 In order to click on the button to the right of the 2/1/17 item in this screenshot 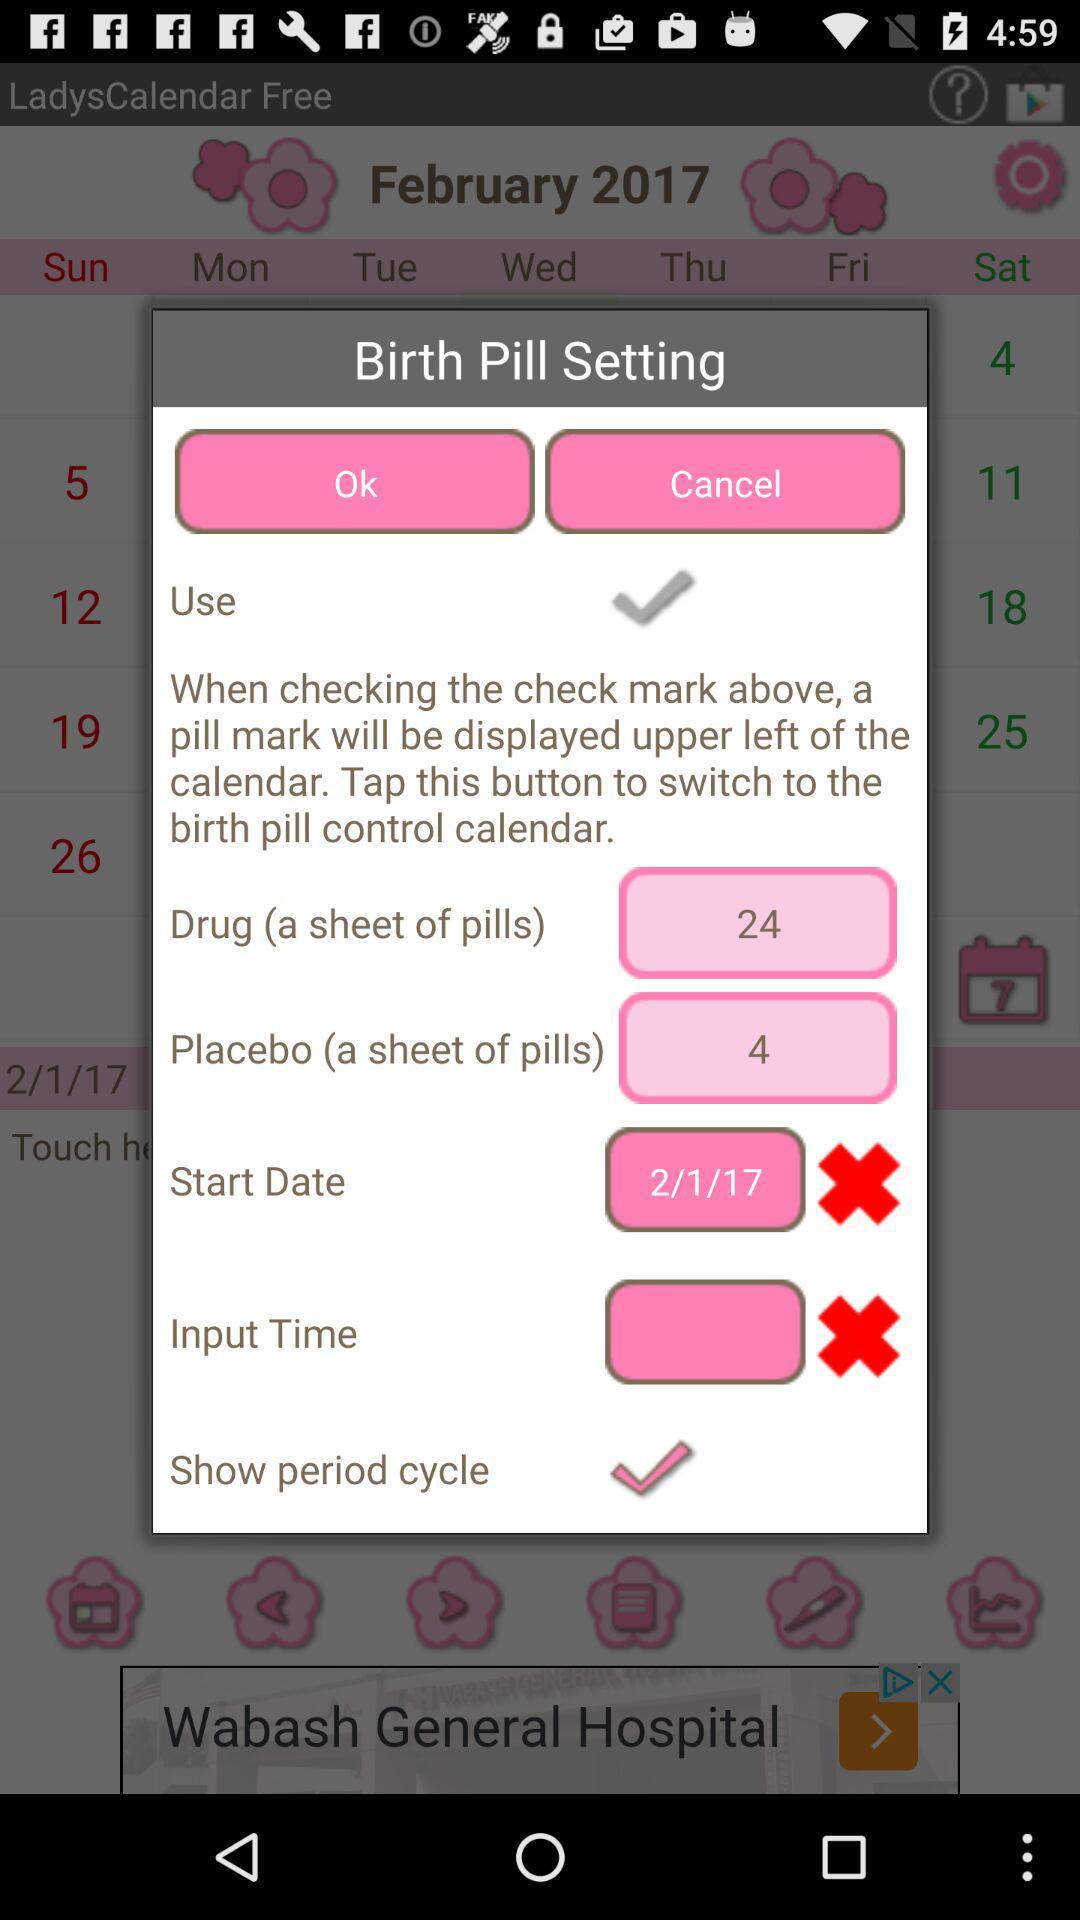, I will do `click(856, 1180)`.